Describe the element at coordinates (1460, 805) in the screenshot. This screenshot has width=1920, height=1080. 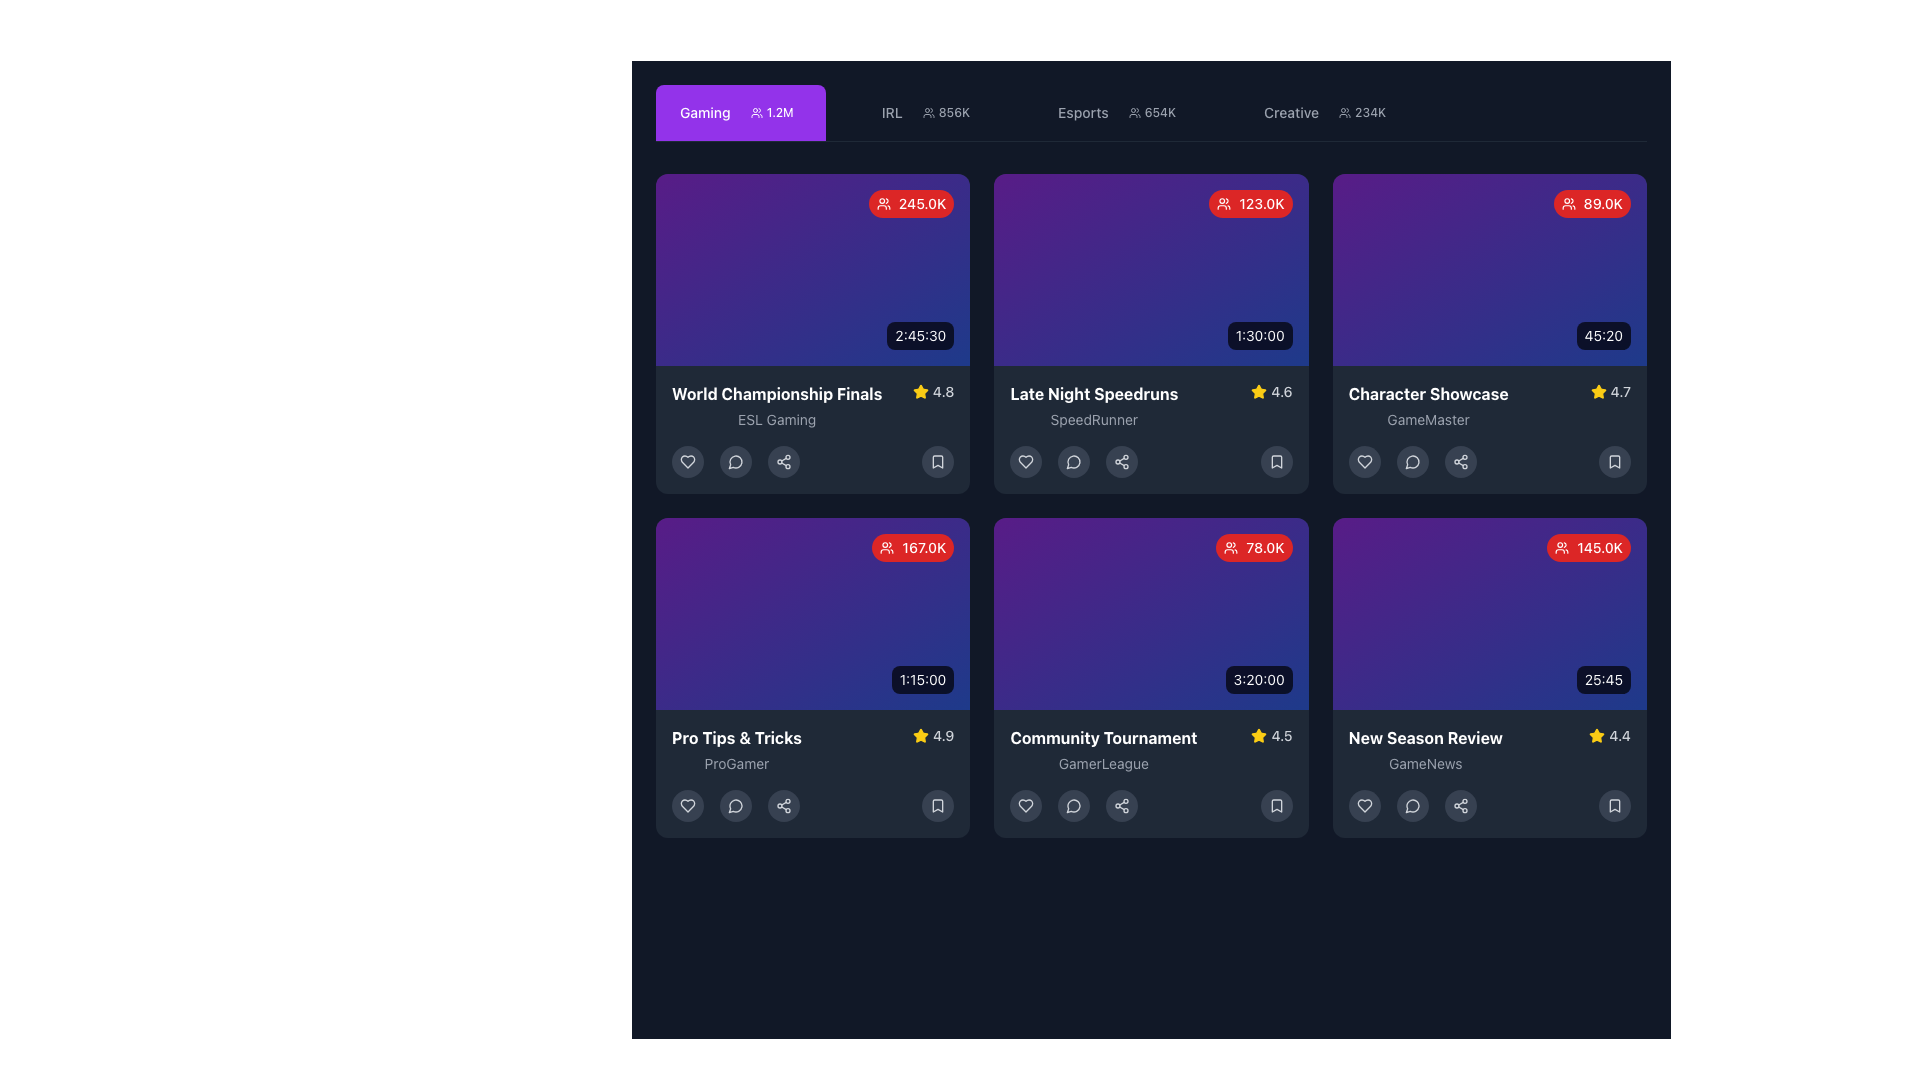
I see `the circular gray Icon Button with a share icon located at the bottom section of the rightmost card in the second row of the grid layout to share content` at that location.